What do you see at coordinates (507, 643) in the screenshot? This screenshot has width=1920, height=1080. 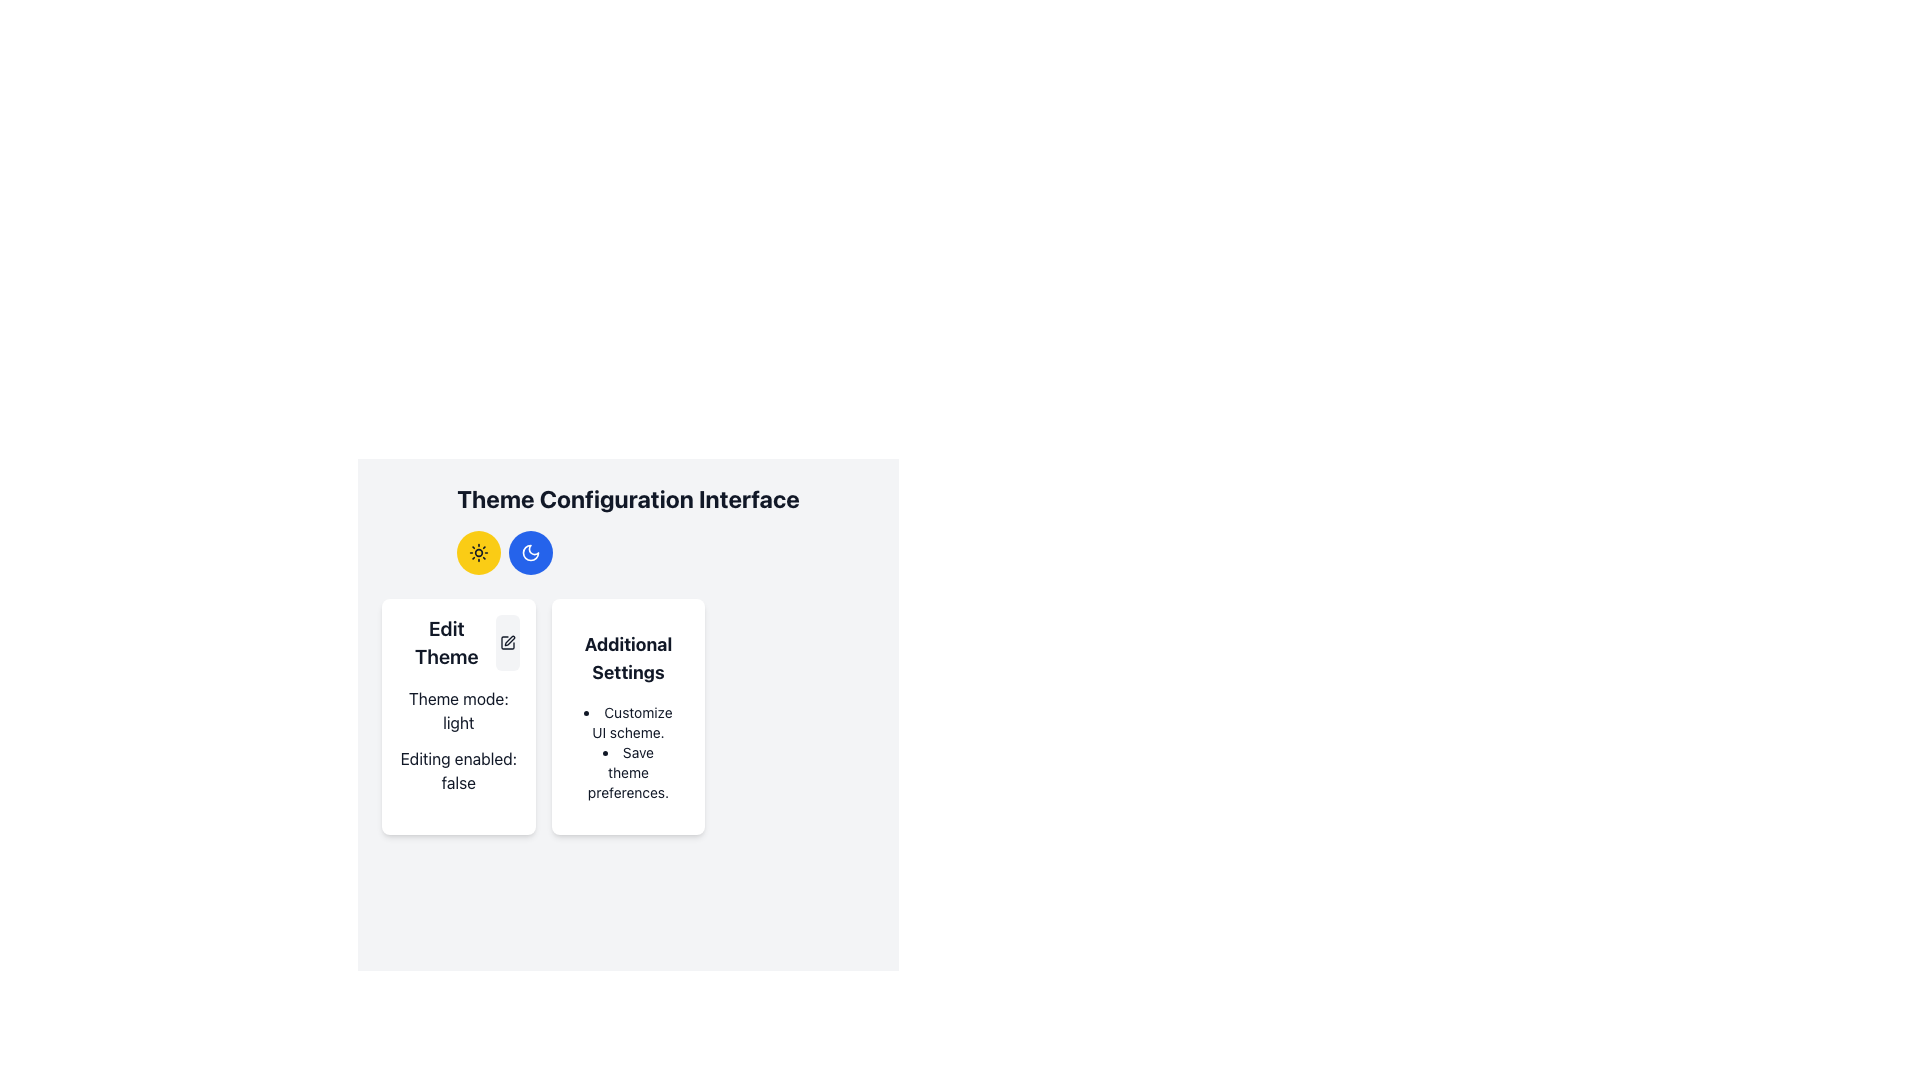 I see `the compact, icon-only button with a pen icon located in the 'Edit Theme' section` at bounding box center [507, 643].